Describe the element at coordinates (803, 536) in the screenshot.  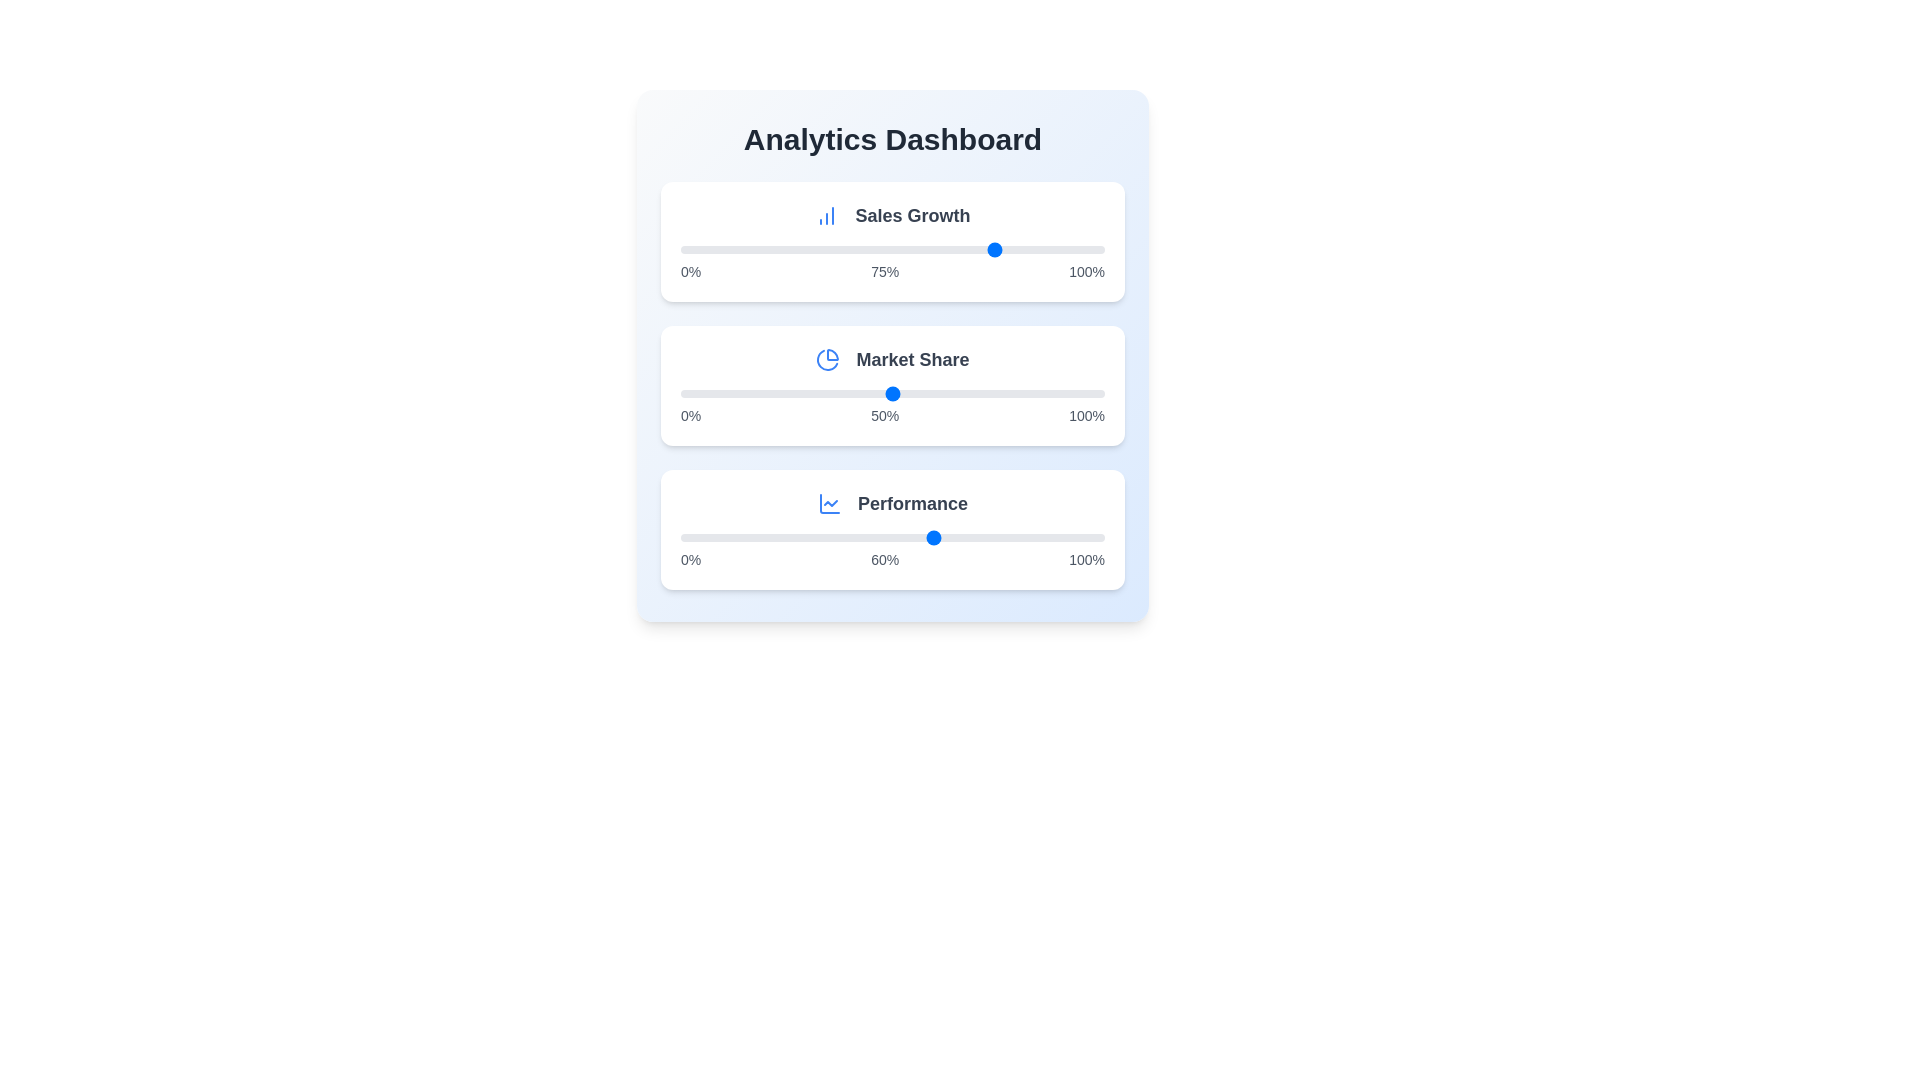
I see `the 'Performance' slider to 29 percent` at that location.